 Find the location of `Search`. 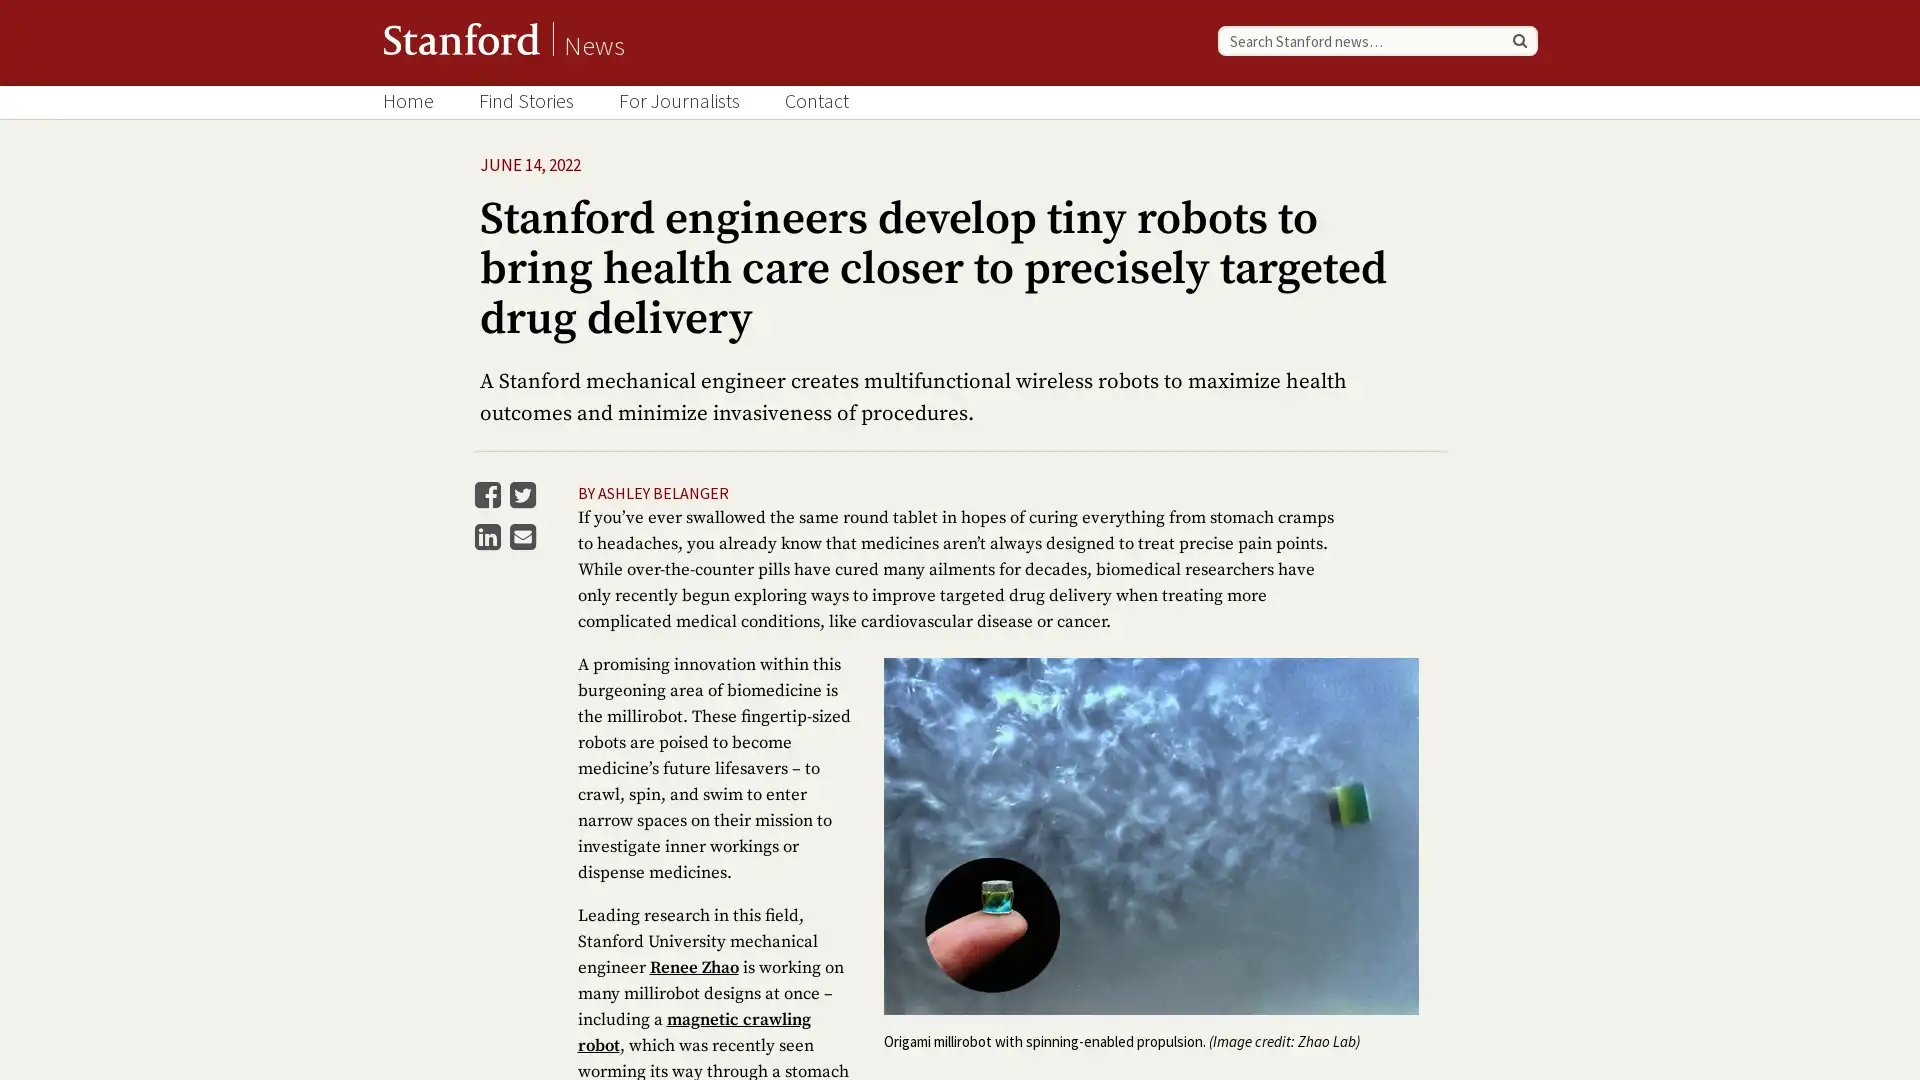

Search is located at coordinates (1518, 41).